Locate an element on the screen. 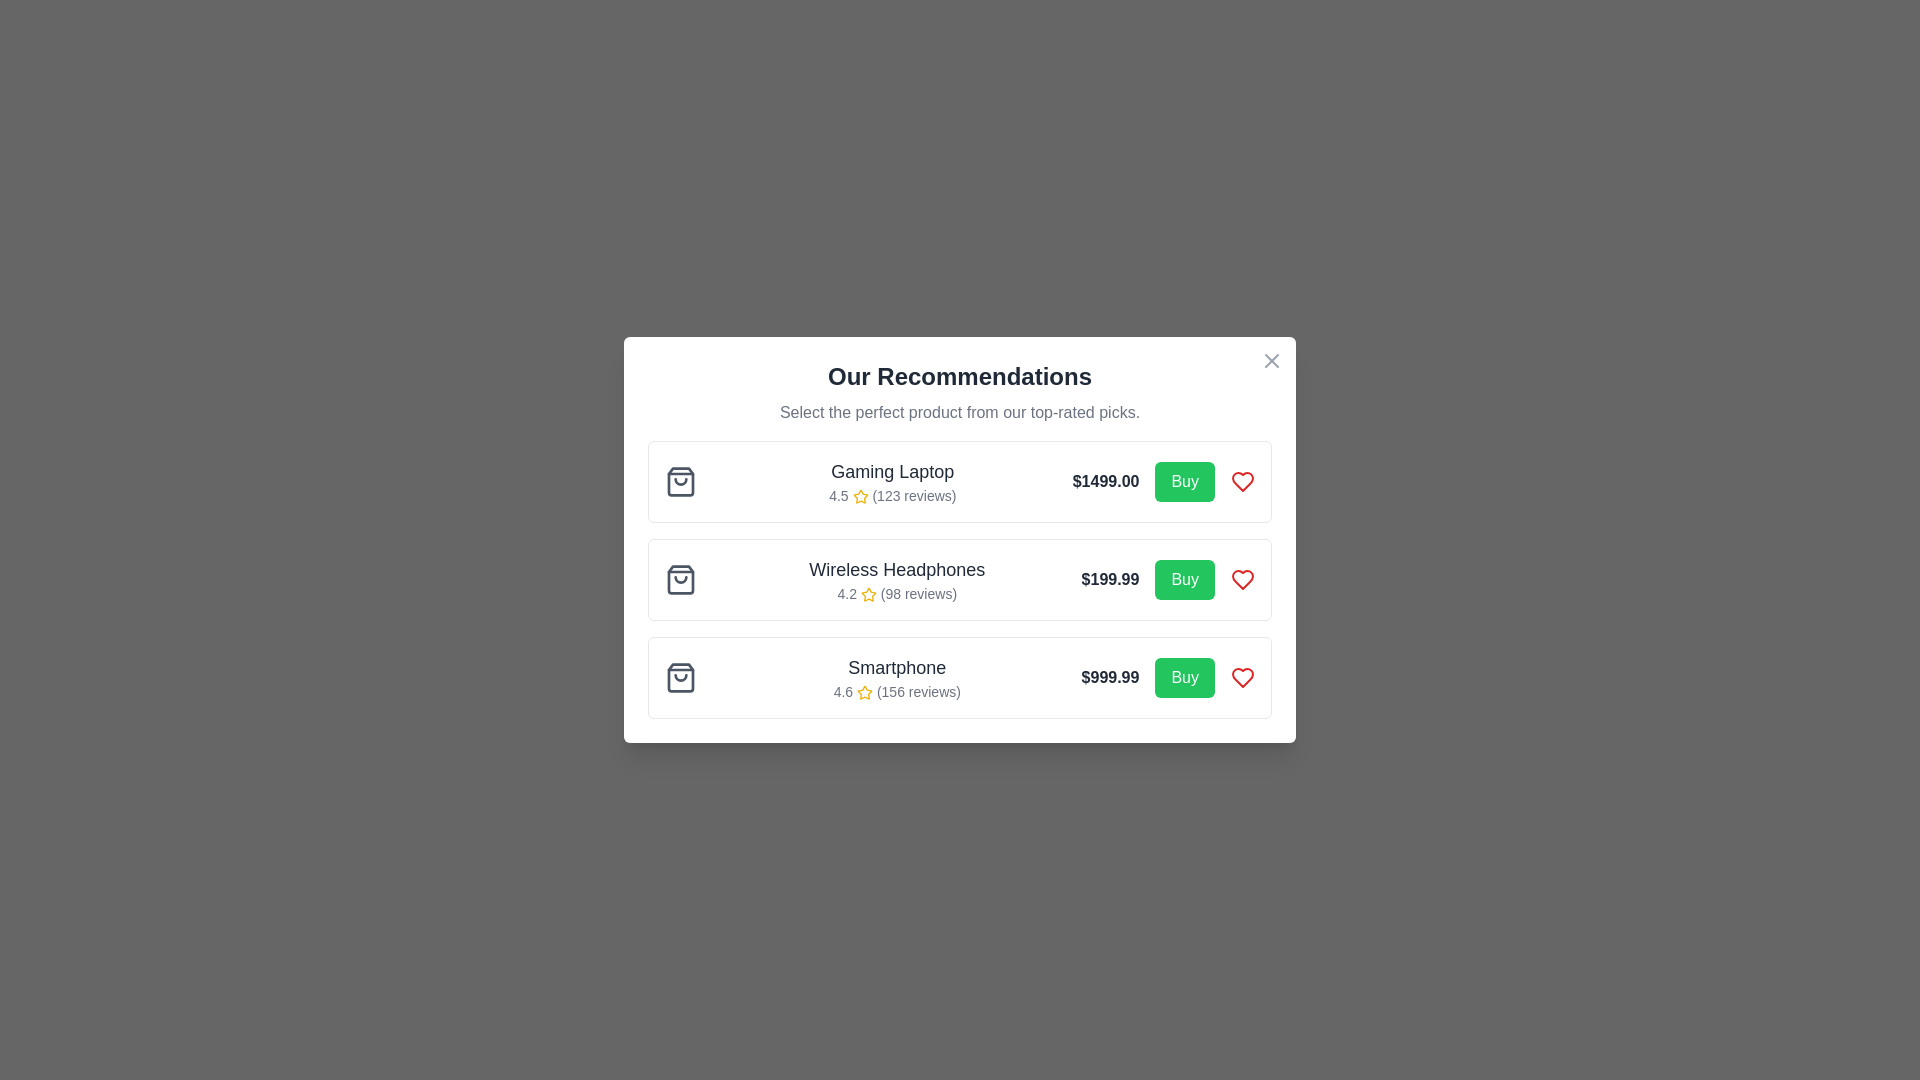 The width and height of the screenshot is (1920, 1080). the product title text label located at the top of the recommendation card, which is the first card in a list of recommended products is located at coordinates (891, 471).